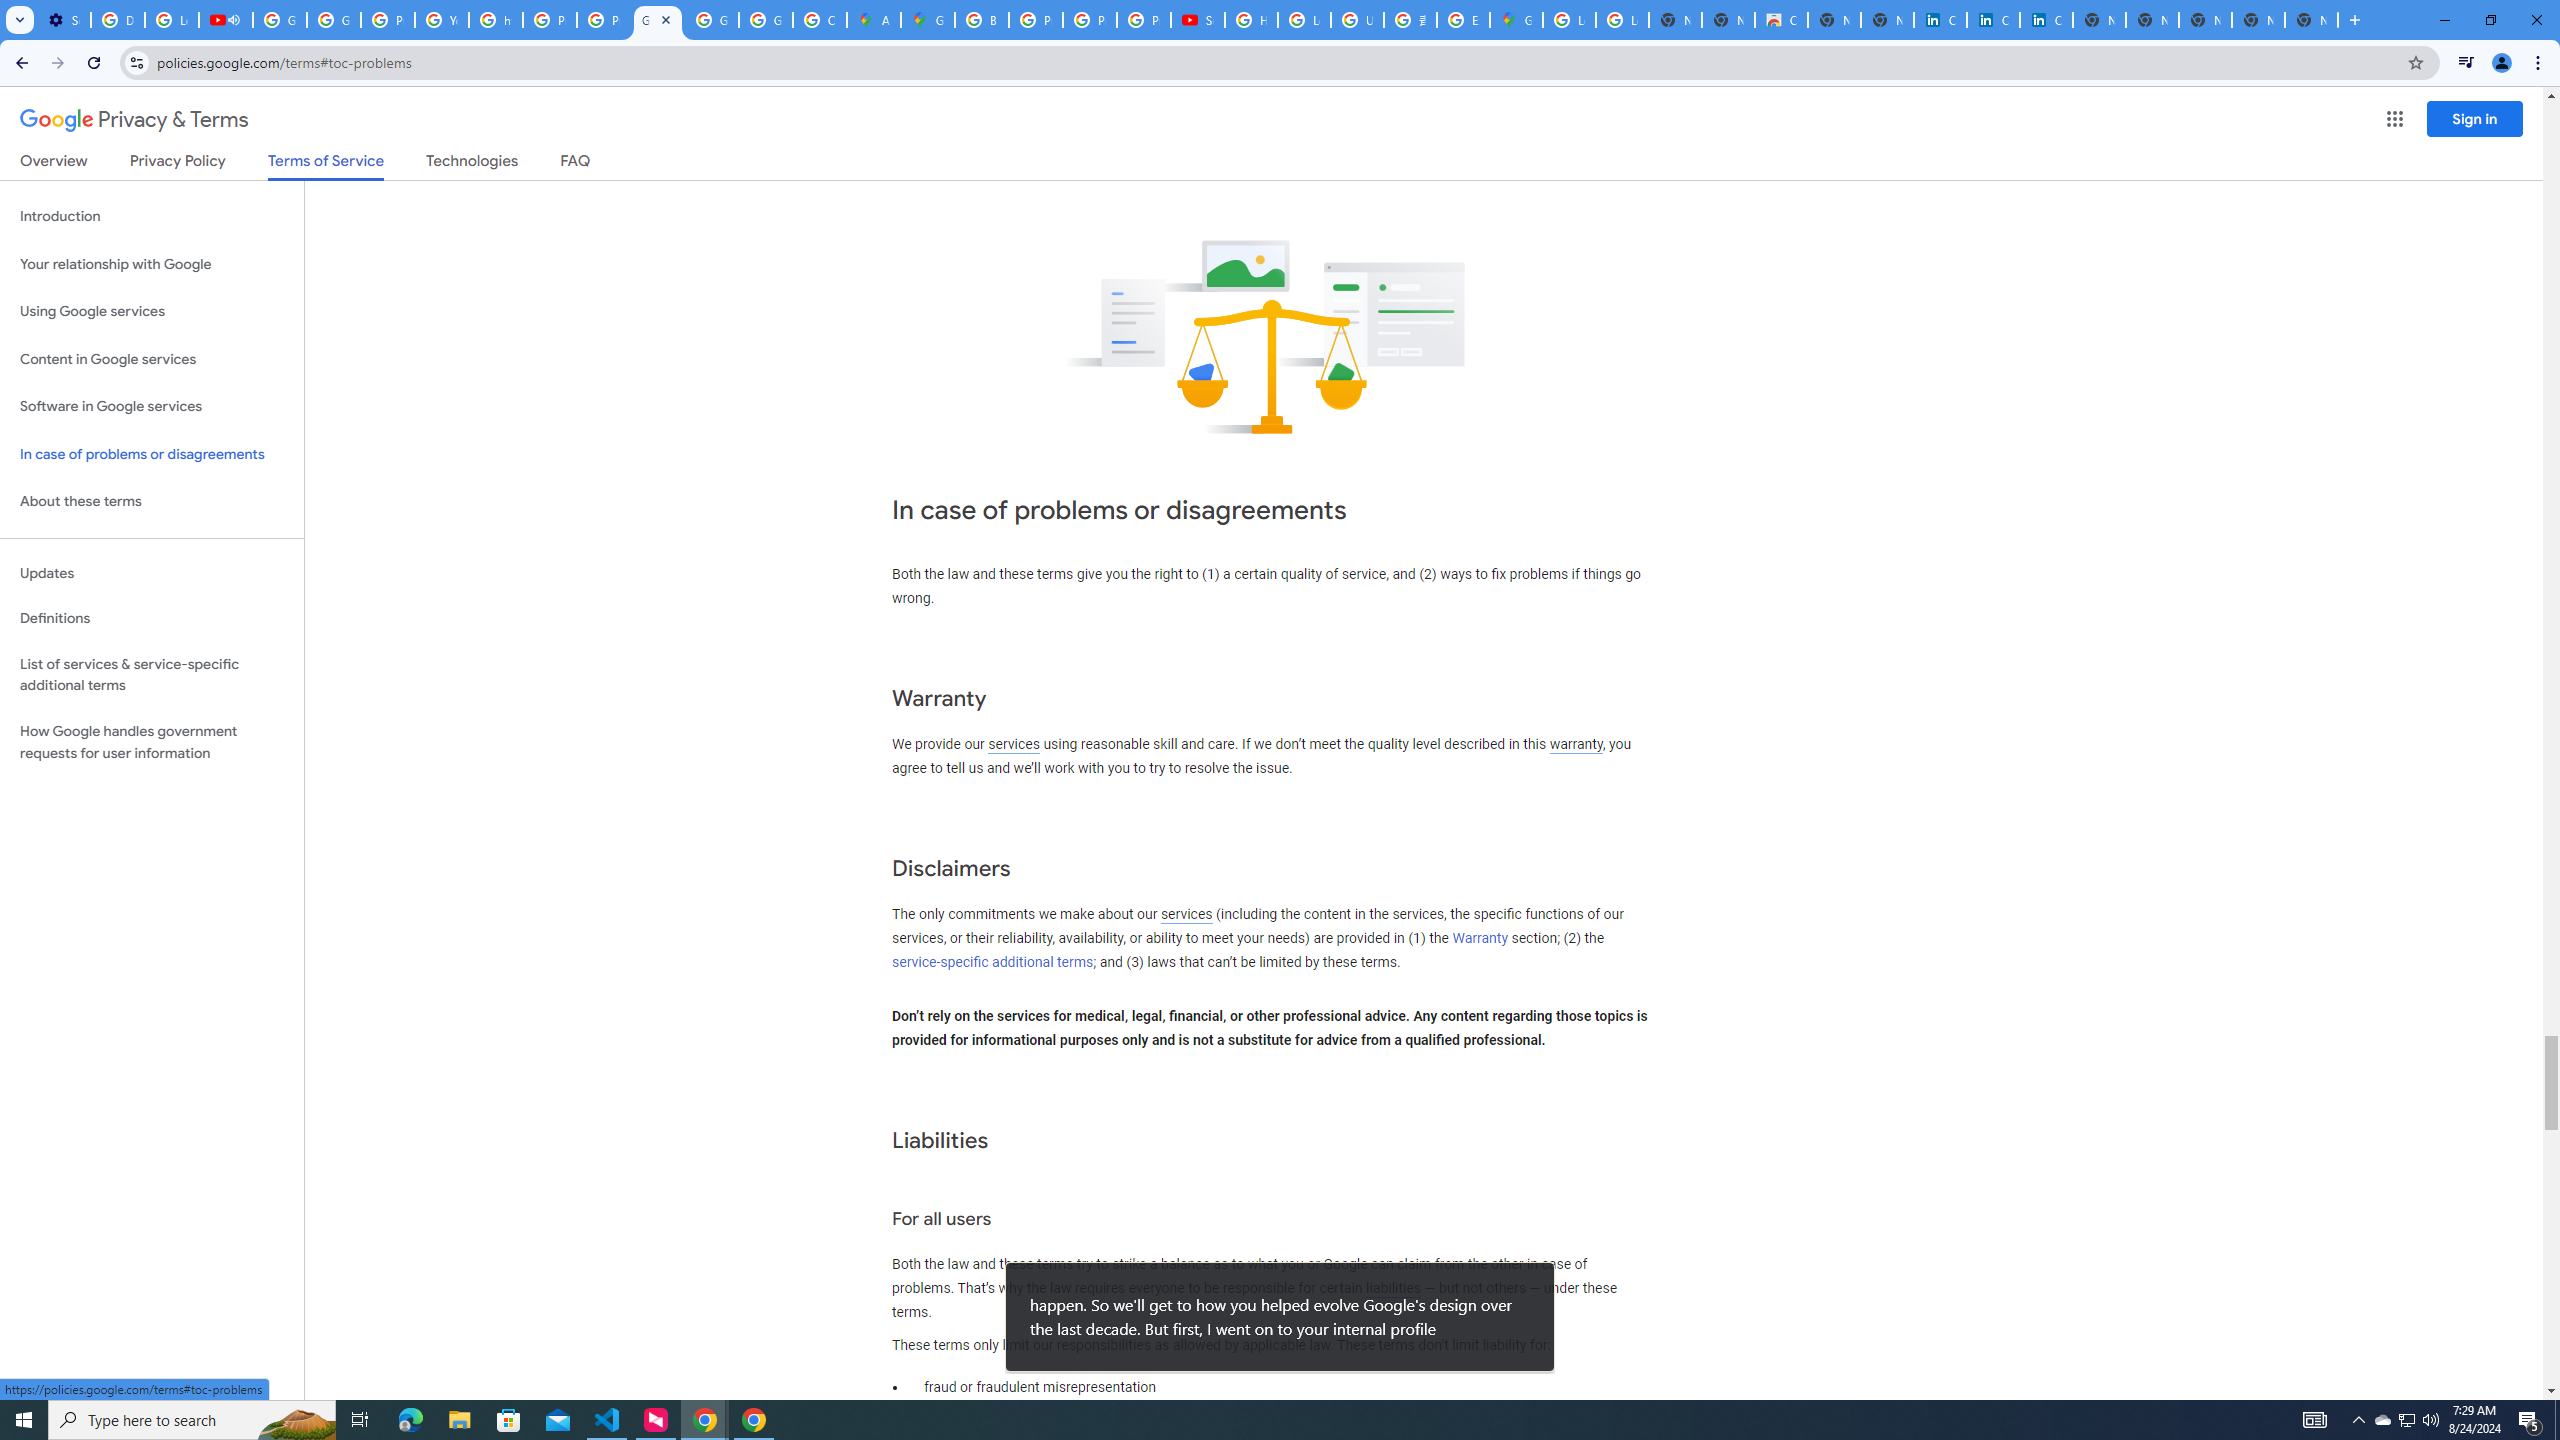 Image resolution: width=2560 pixels, height=1440 pixels. What do you see at coordinates (819, 19) in the screenshot?
I see `'Create your Google Account'` at bounding box center [819, 19].